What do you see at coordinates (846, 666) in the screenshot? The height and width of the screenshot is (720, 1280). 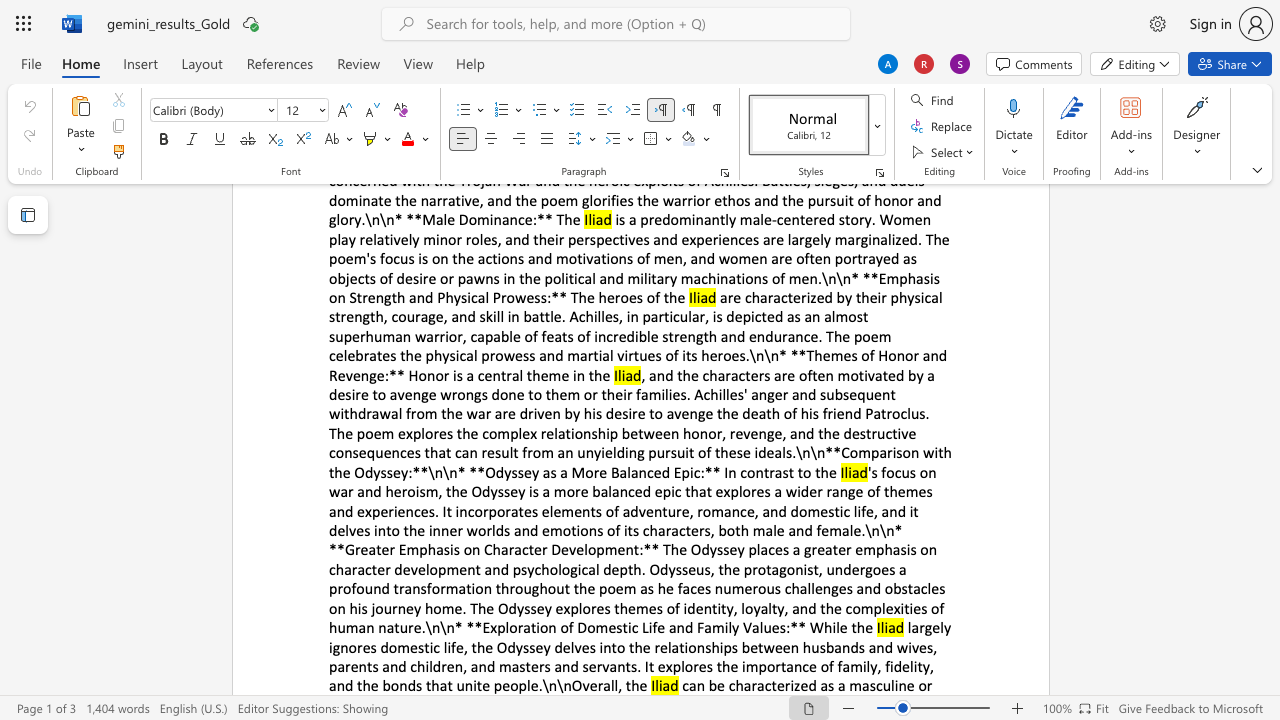 I see `the 12th character "a" in the text` at bounding box center [846, 666].